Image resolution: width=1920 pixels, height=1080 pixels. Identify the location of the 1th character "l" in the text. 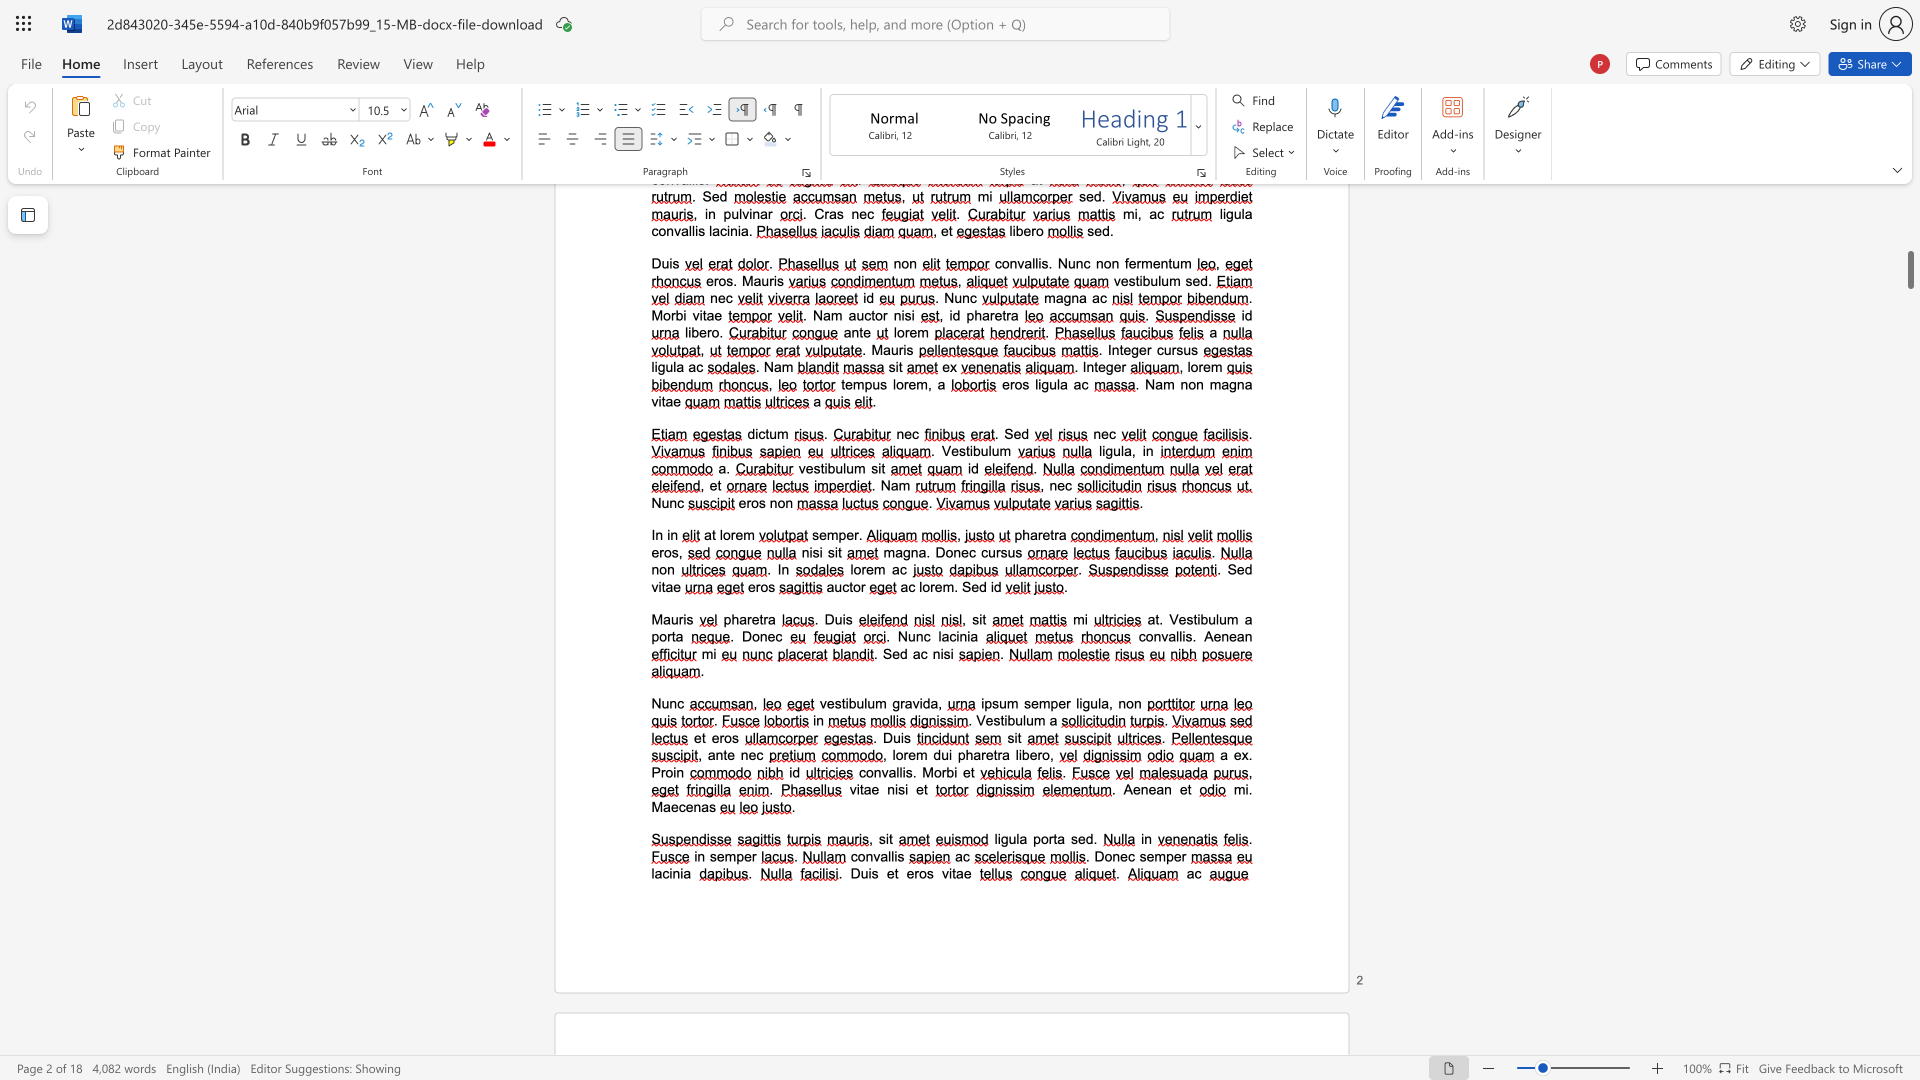
(1076, 702).